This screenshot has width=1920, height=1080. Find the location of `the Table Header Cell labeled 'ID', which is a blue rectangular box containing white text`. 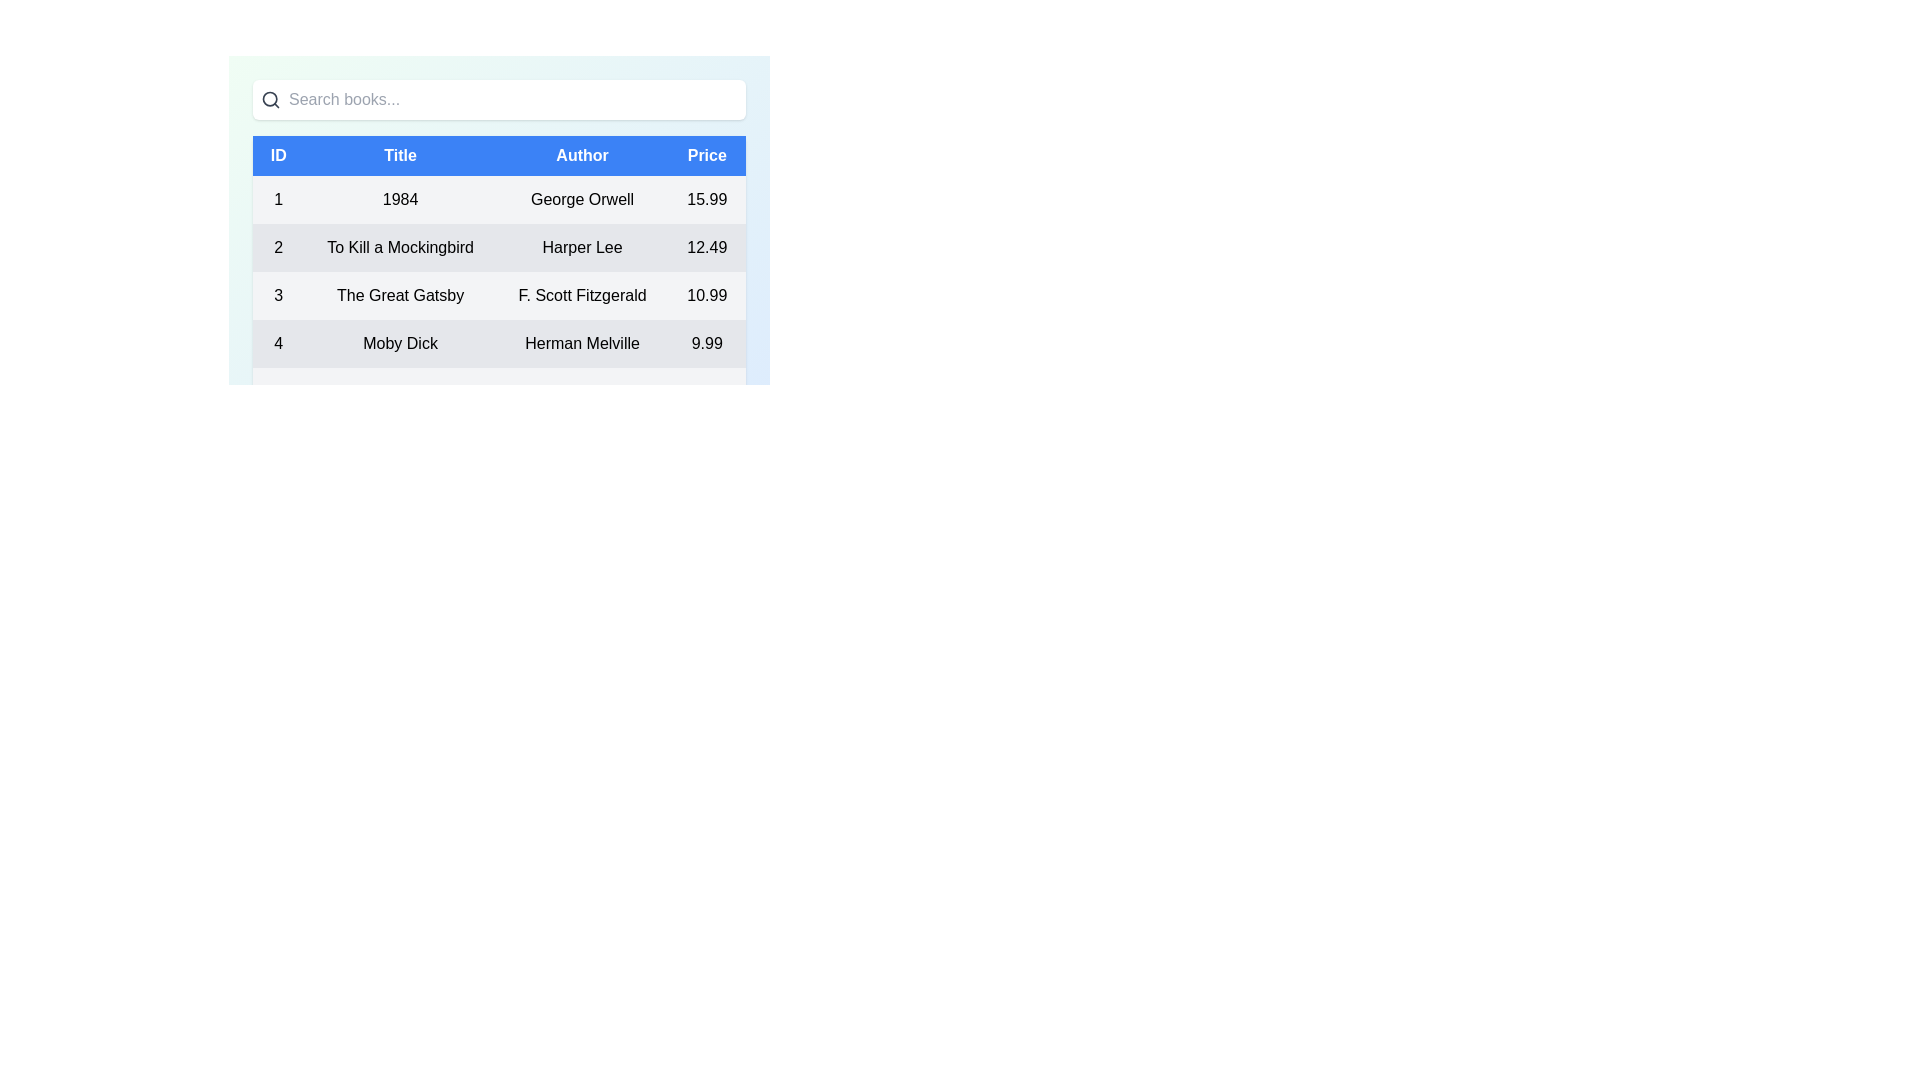

the Table Header Cell labeled 'ID', which is a blue rectangular box containing white text is located at coordinates (277, 154).